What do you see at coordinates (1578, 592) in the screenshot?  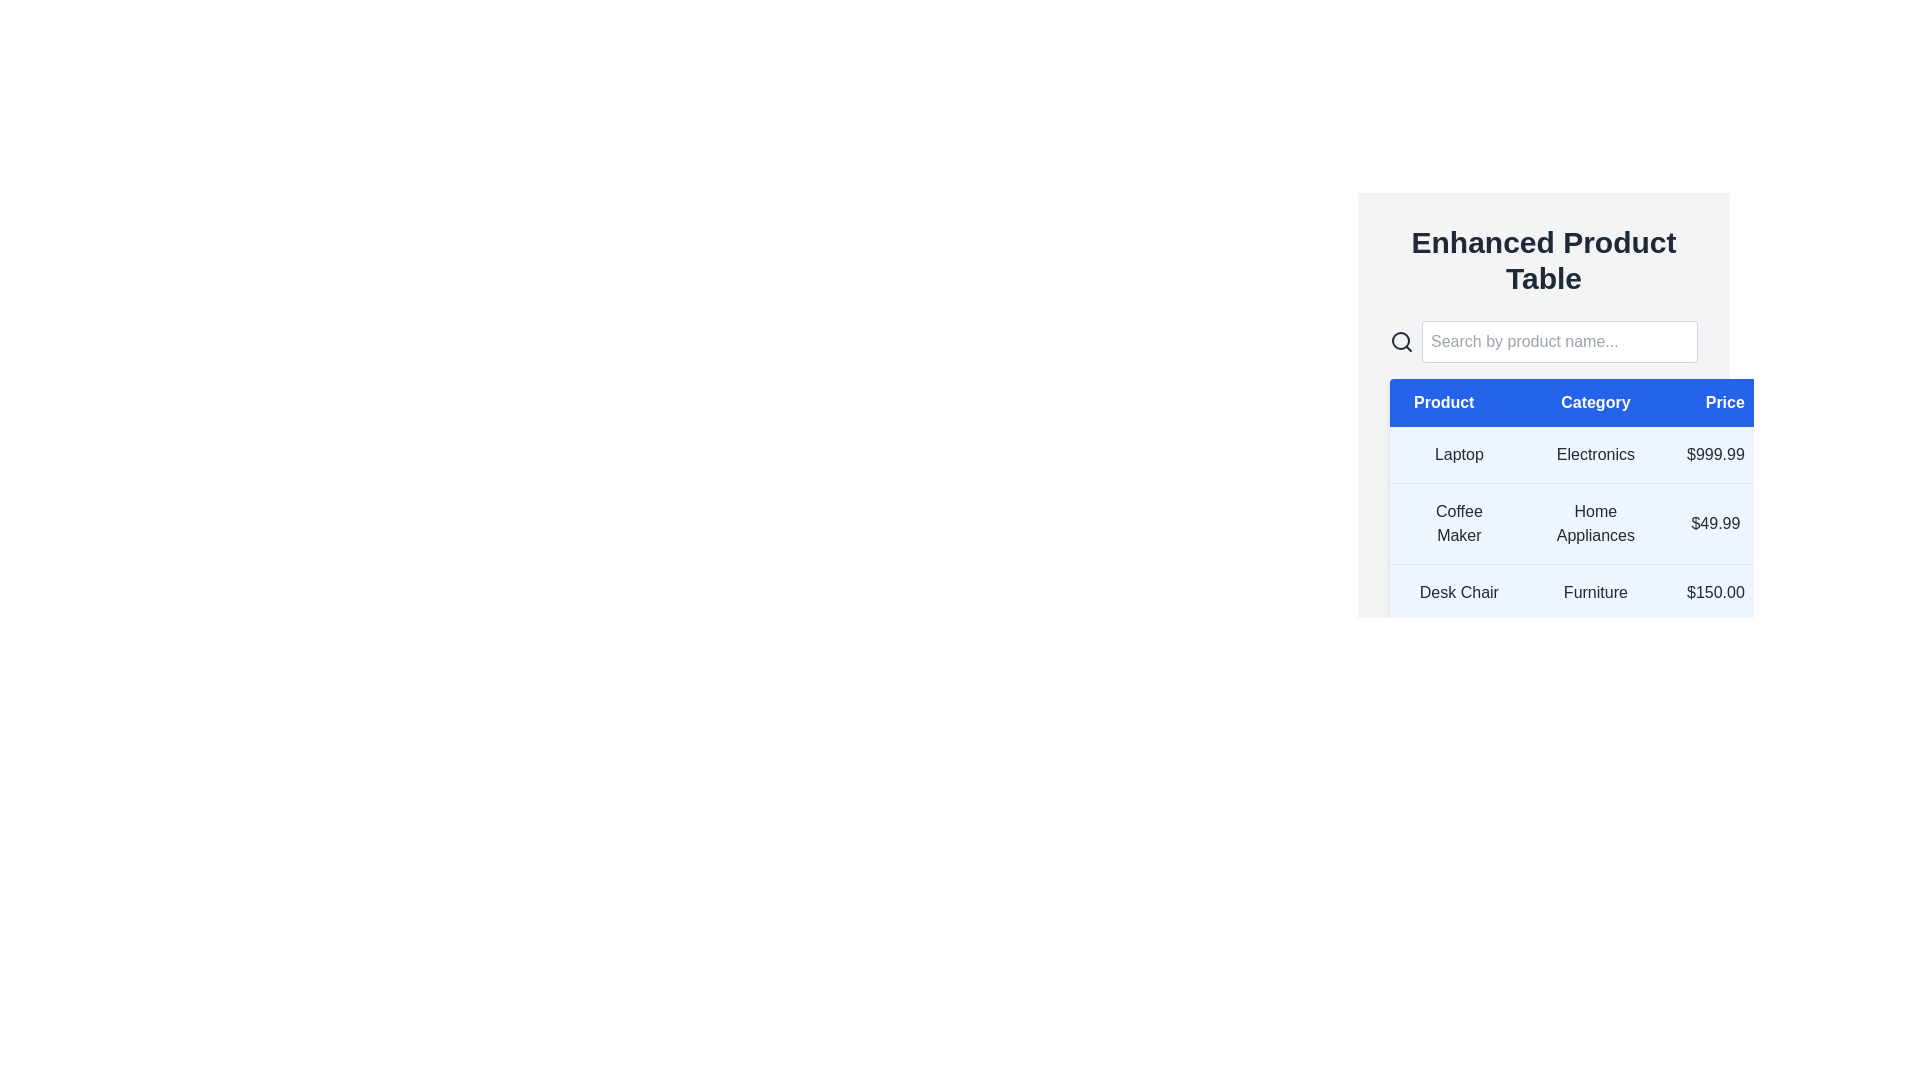 I see `the third row of the 'Enhanced Product Table' that contains the values 'Desk Chair', 'Furniture', and '$150.00' to select the row` at bounding box center [1578, 592].